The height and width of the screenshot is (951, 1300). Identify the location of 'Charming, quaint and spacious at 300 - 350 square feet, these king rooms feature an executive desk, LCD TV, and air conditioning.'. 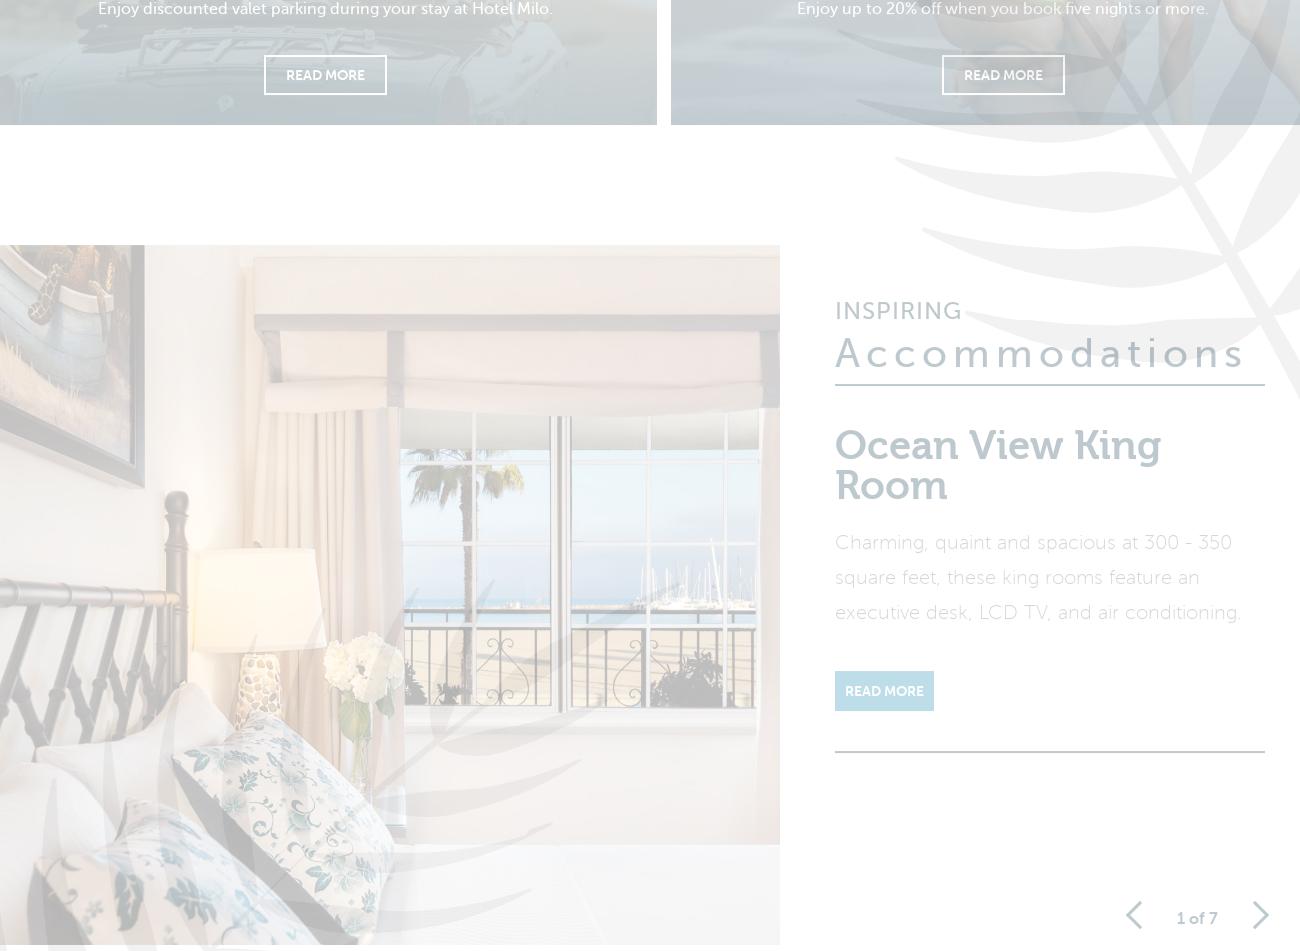
(1038, 590).